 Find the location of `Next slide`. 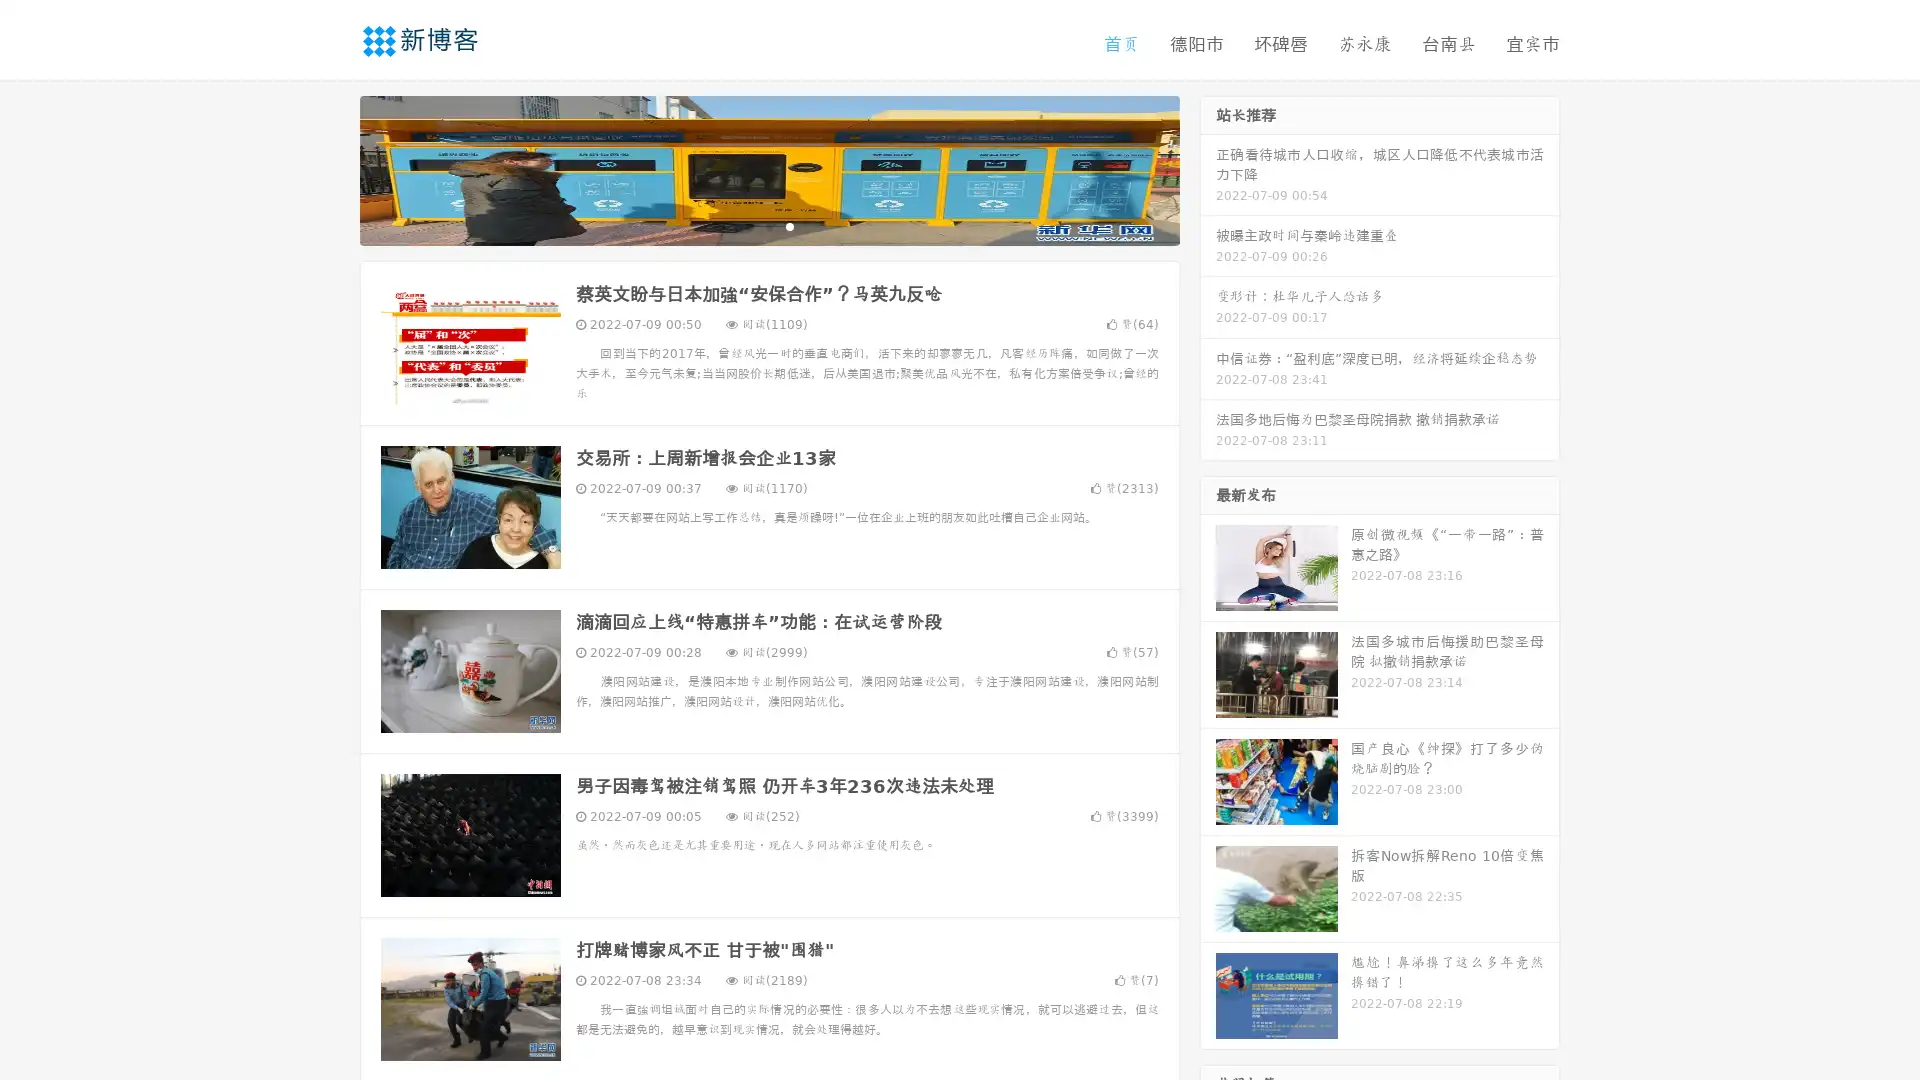

Next slide is located at coordinates (1208, 168).